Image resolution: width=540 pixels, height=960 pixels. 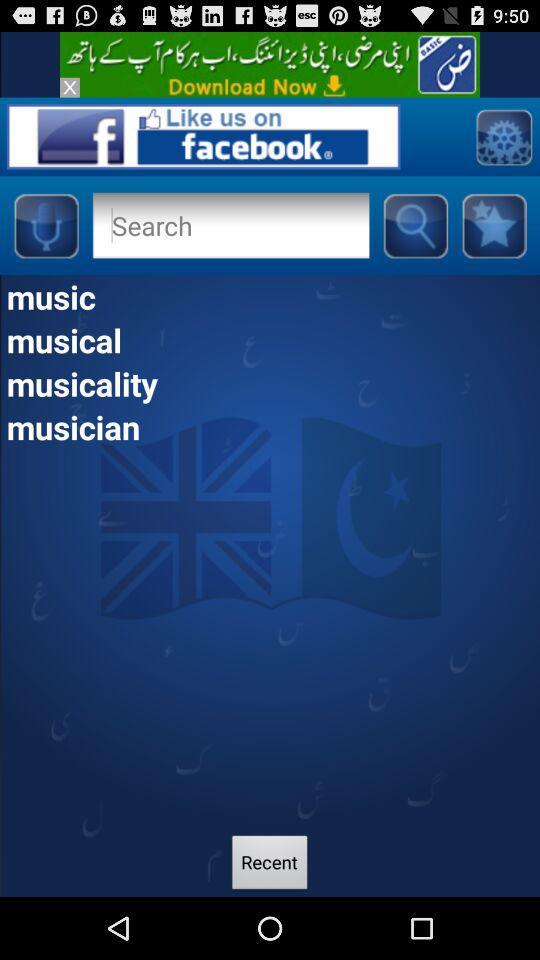 I want to click on the app above the musicality item, so click(x=270, y=339).